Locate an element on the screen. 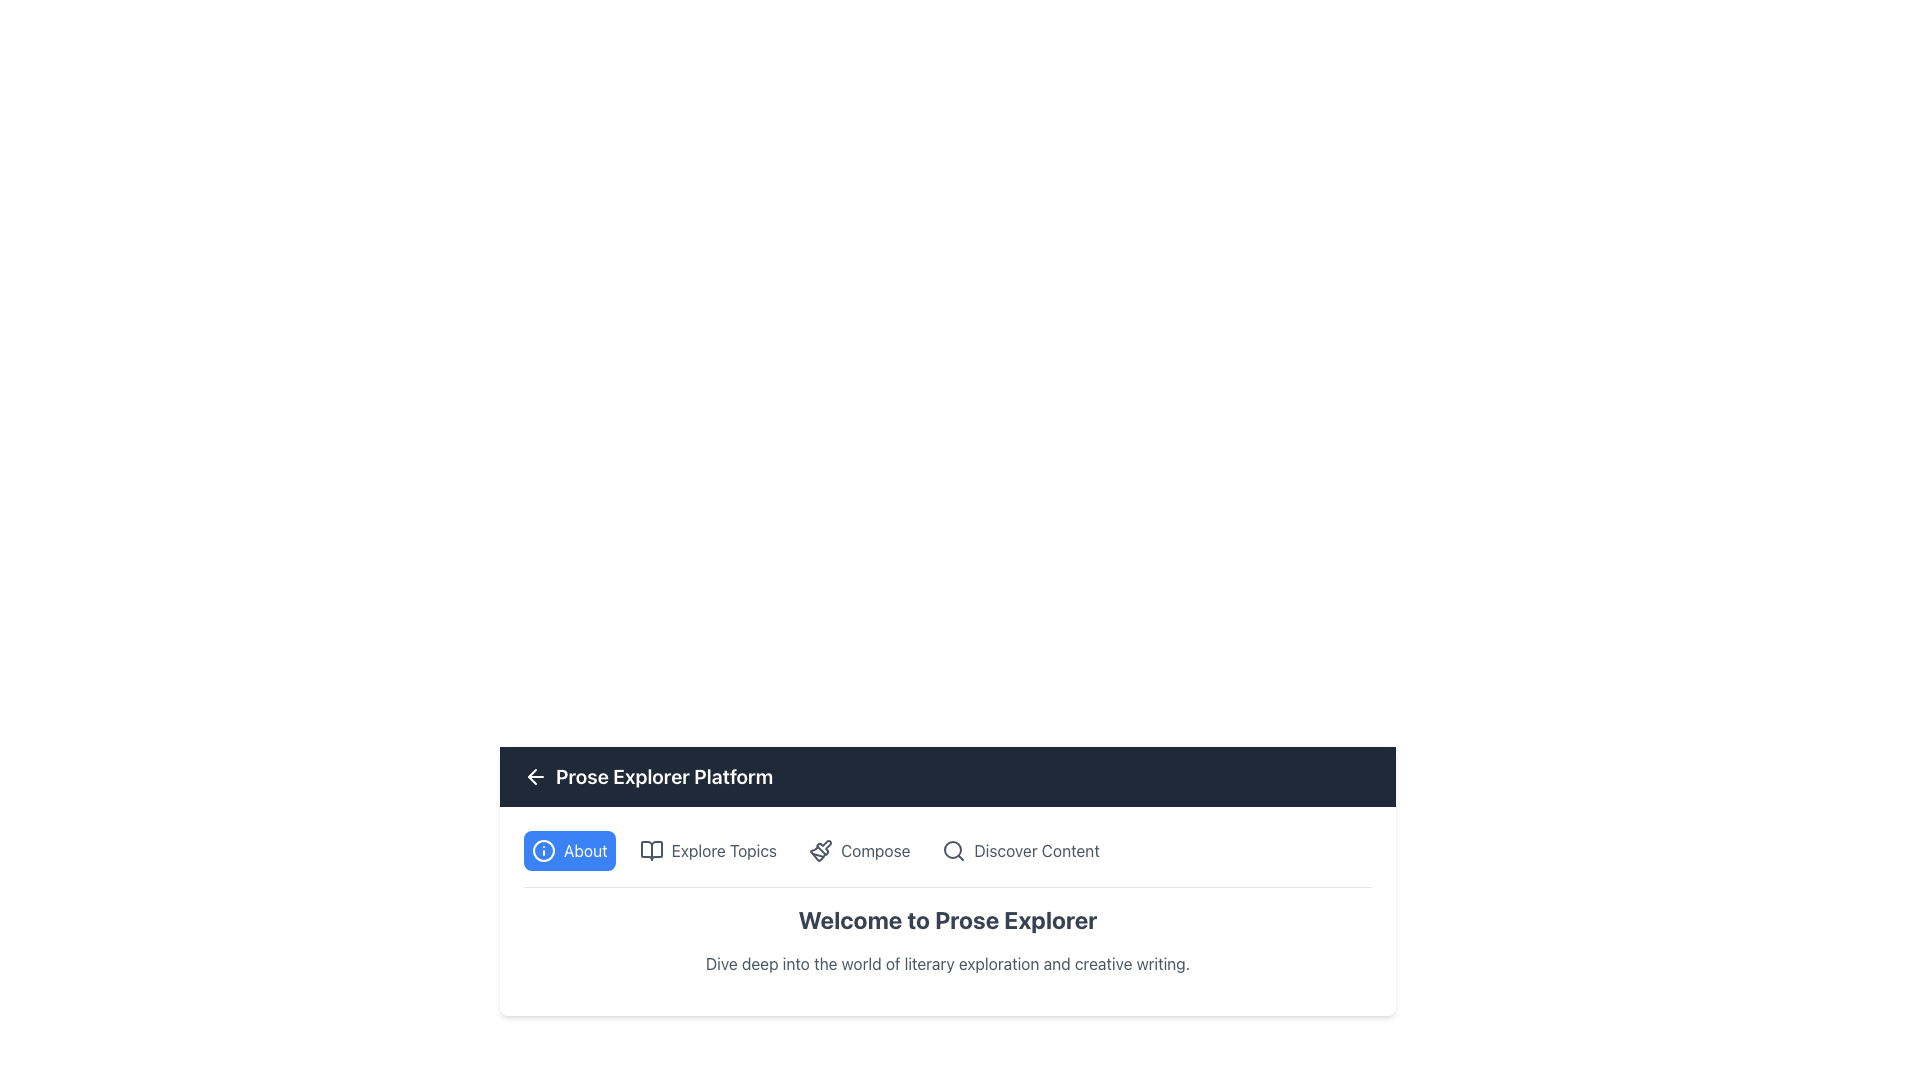 This screenshot has height=1080, width=1920. the left arrow icon located at the top-left corner of the header bar, before the text 'Prose Explorer Platform' is located at coordinates (532, 775).